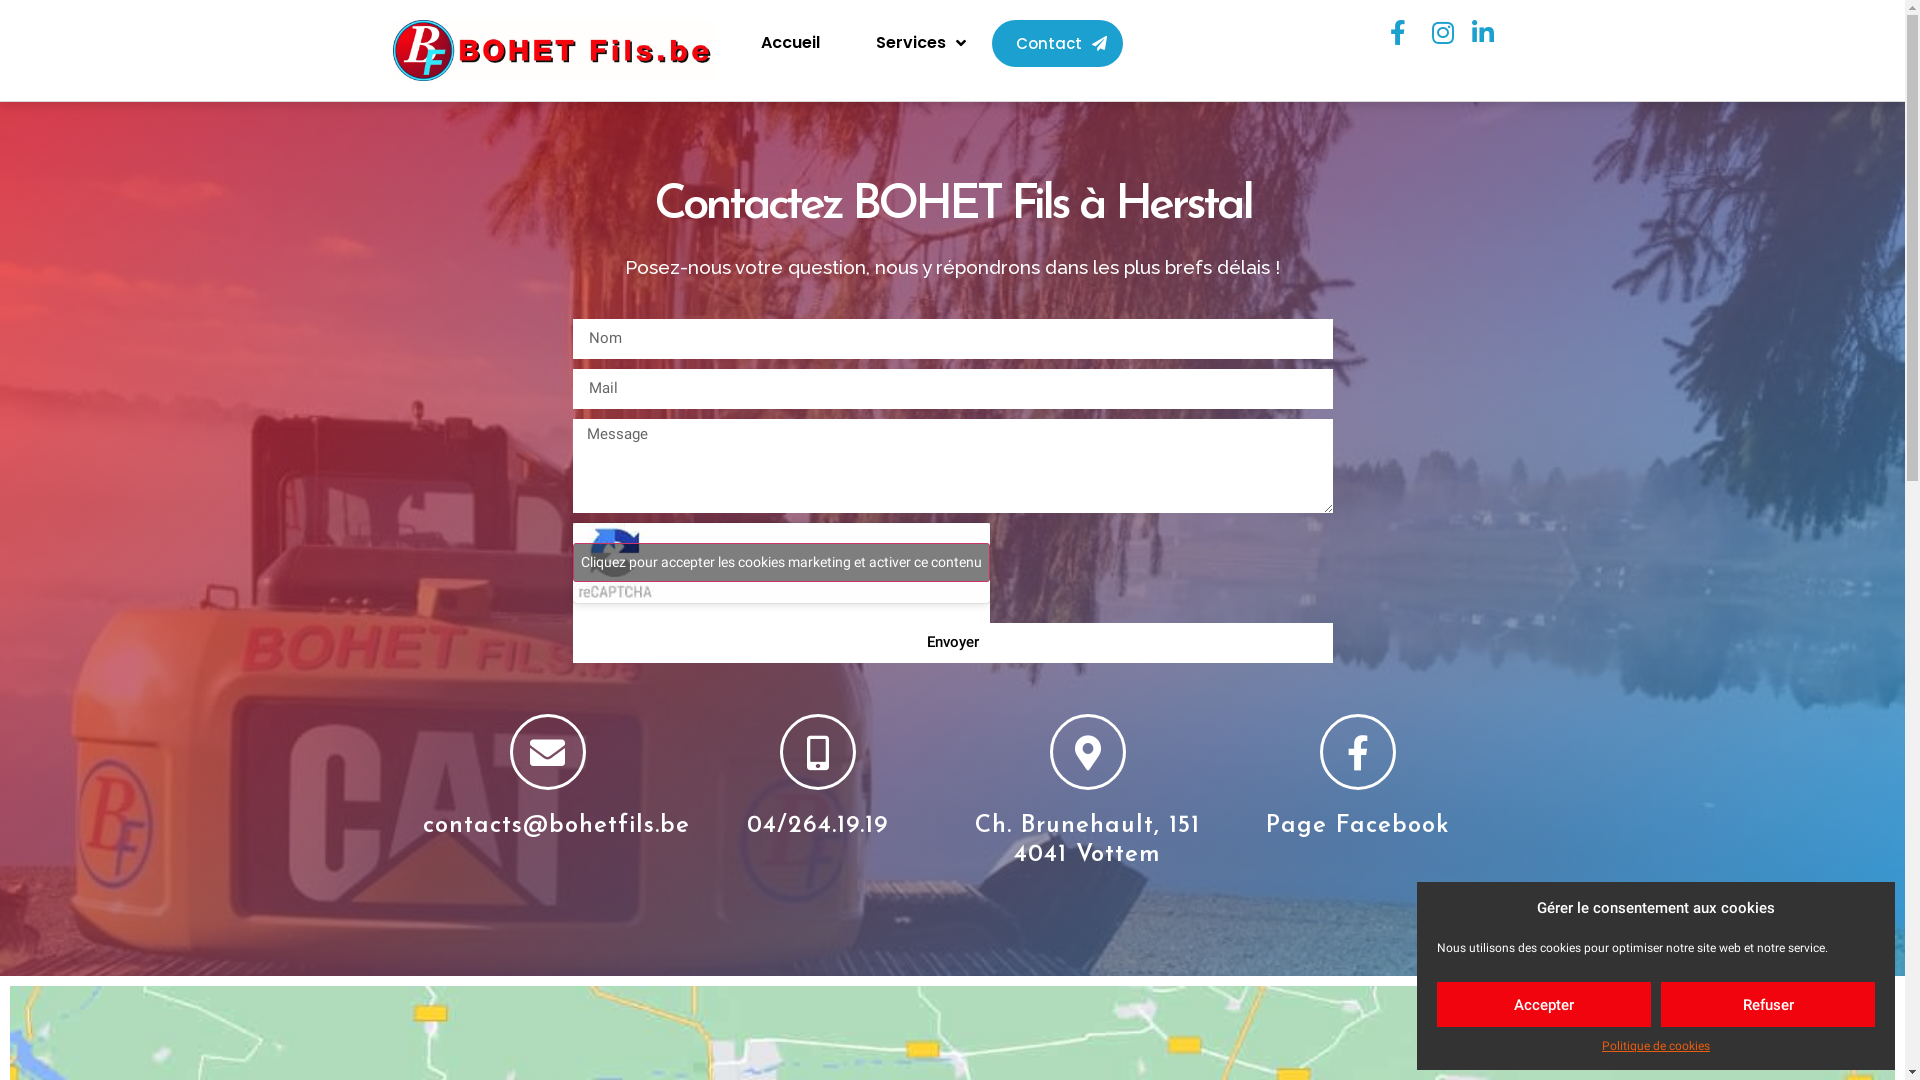 Image resolution: width=1920 pixels, height=1080 pixels. What do you see at coordinates (421, 825) in the screenshot?
I see `'contacts@bohetfils.be'` at bounding box center [421, 825].